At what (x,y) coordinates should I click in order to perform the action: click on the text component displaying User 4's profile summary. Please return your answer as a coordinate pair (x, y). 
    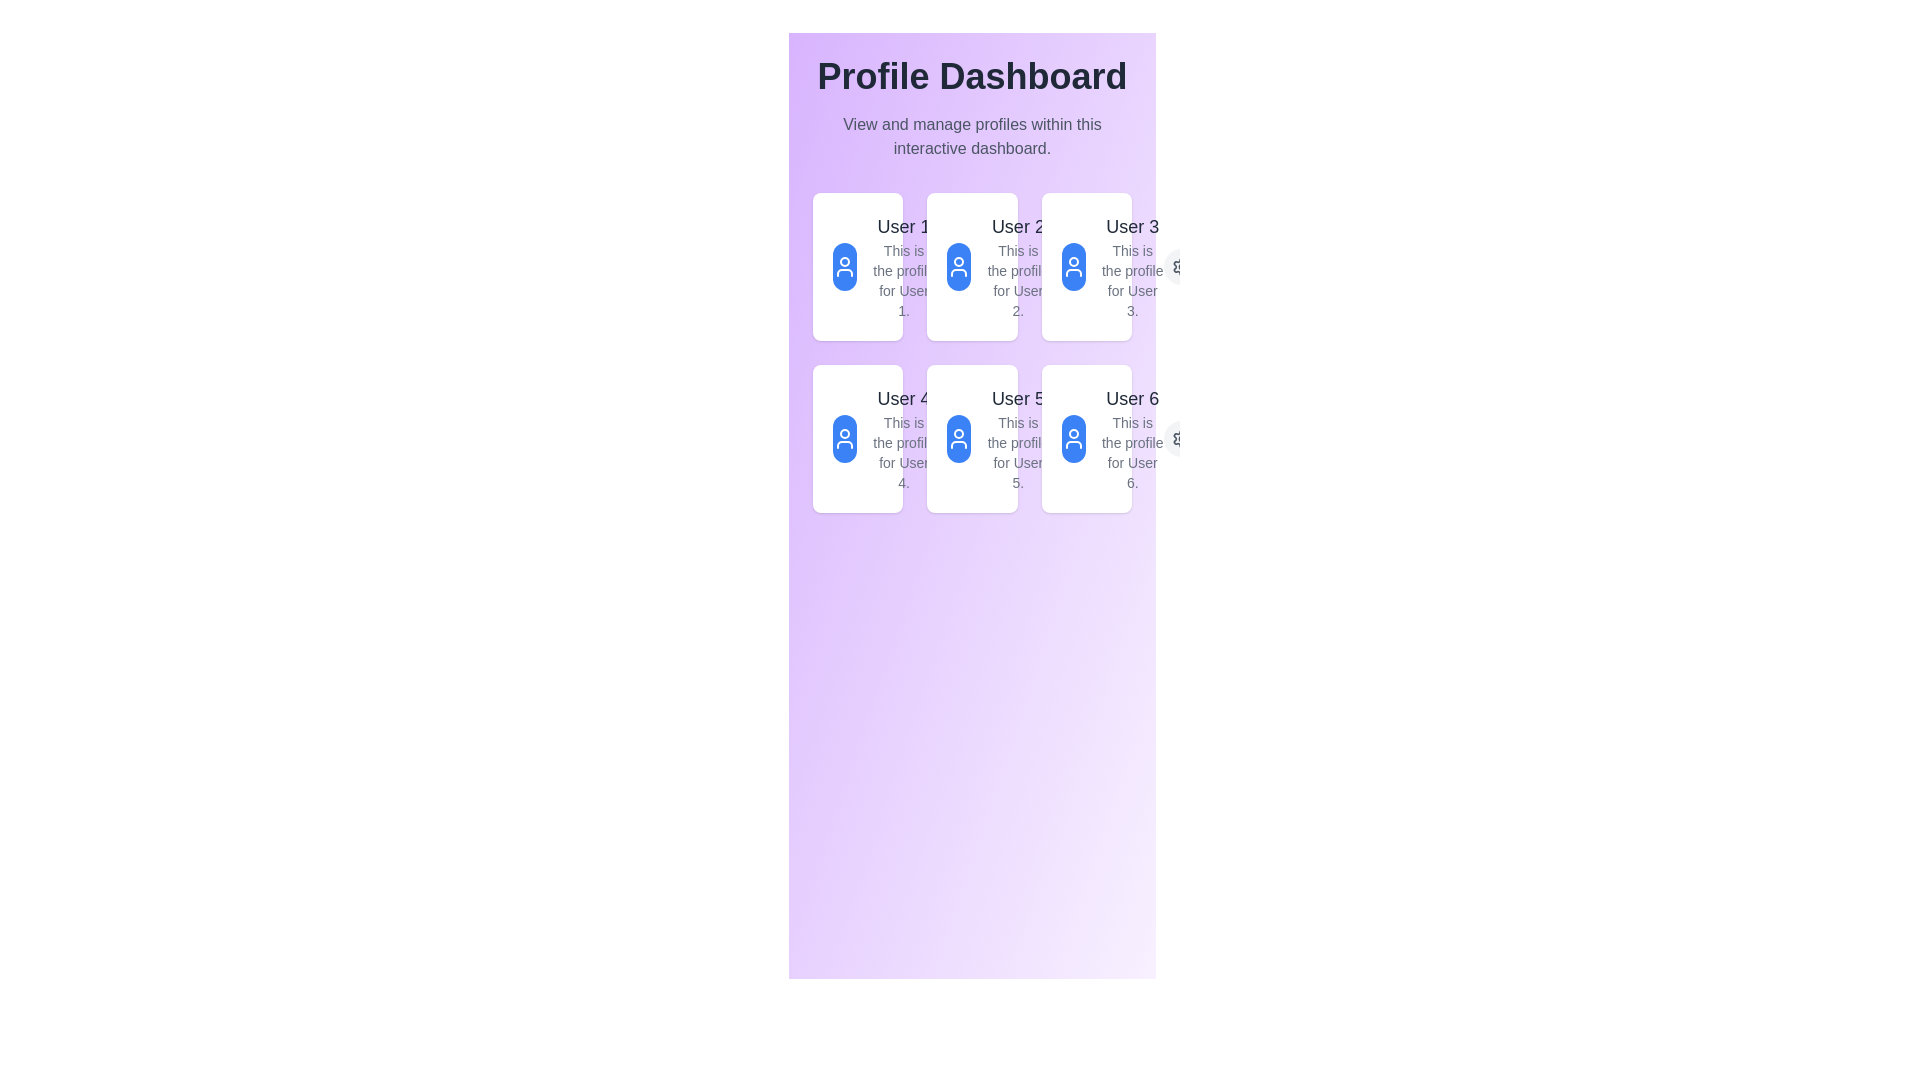
    Looking at the image, I should click on (902, 438).